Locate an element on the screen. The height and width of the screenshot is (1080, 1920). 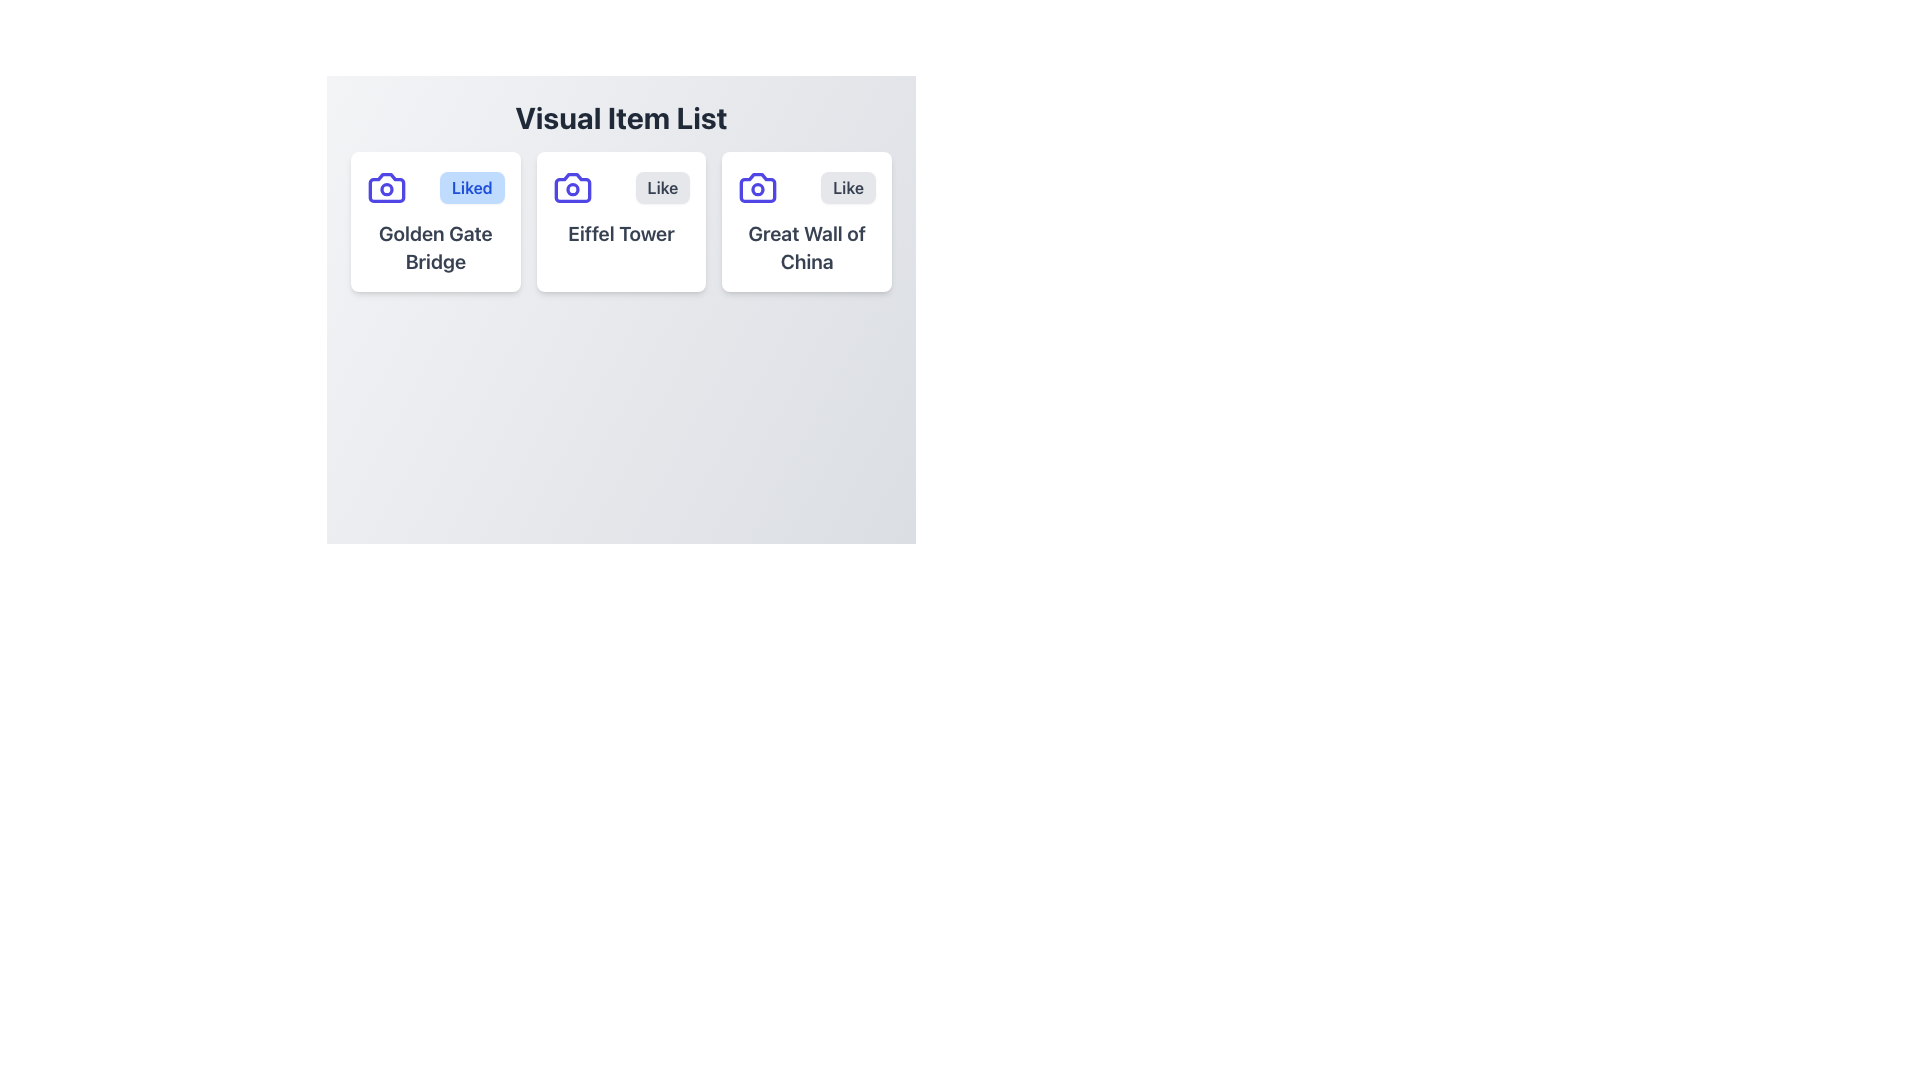
the 'like' button for the 'Golden Gate Bridge' item in the Visual Item List section to observe any hover effects is located at coordinates (434, 188).